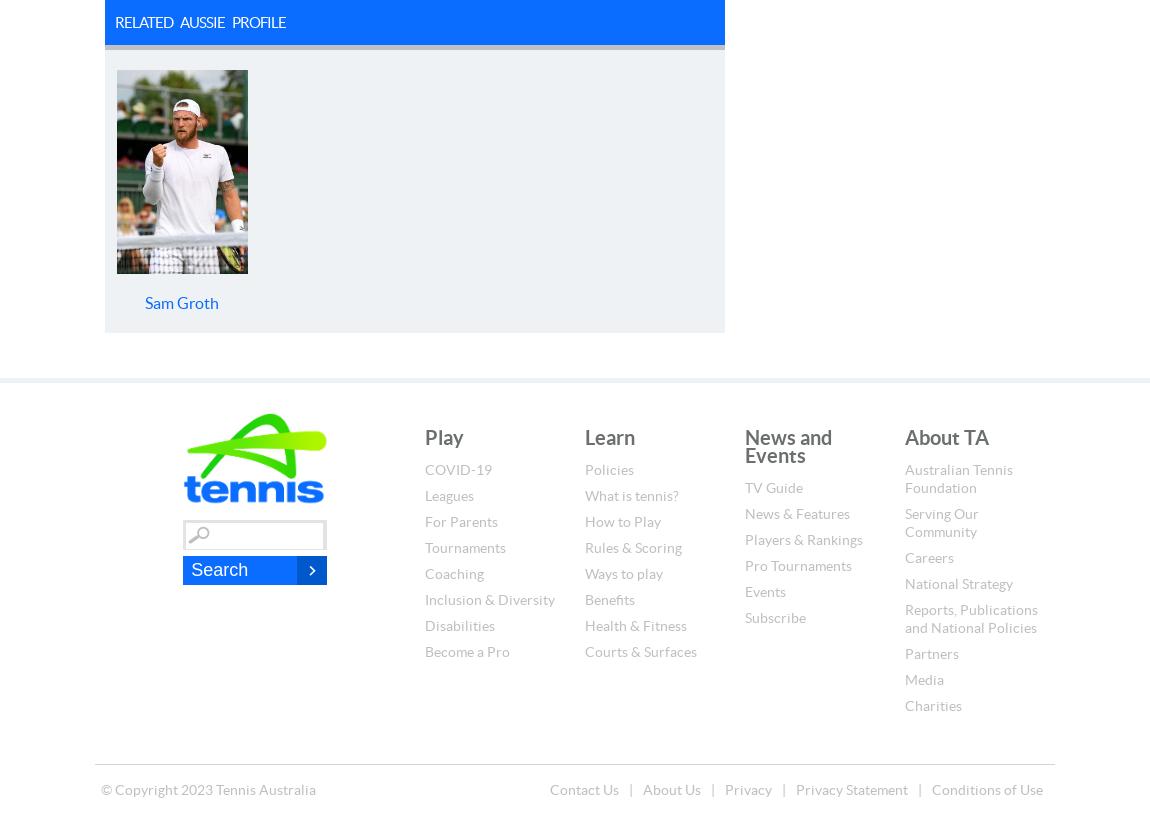  I want to click on 'For Parents', so click(461, 521).